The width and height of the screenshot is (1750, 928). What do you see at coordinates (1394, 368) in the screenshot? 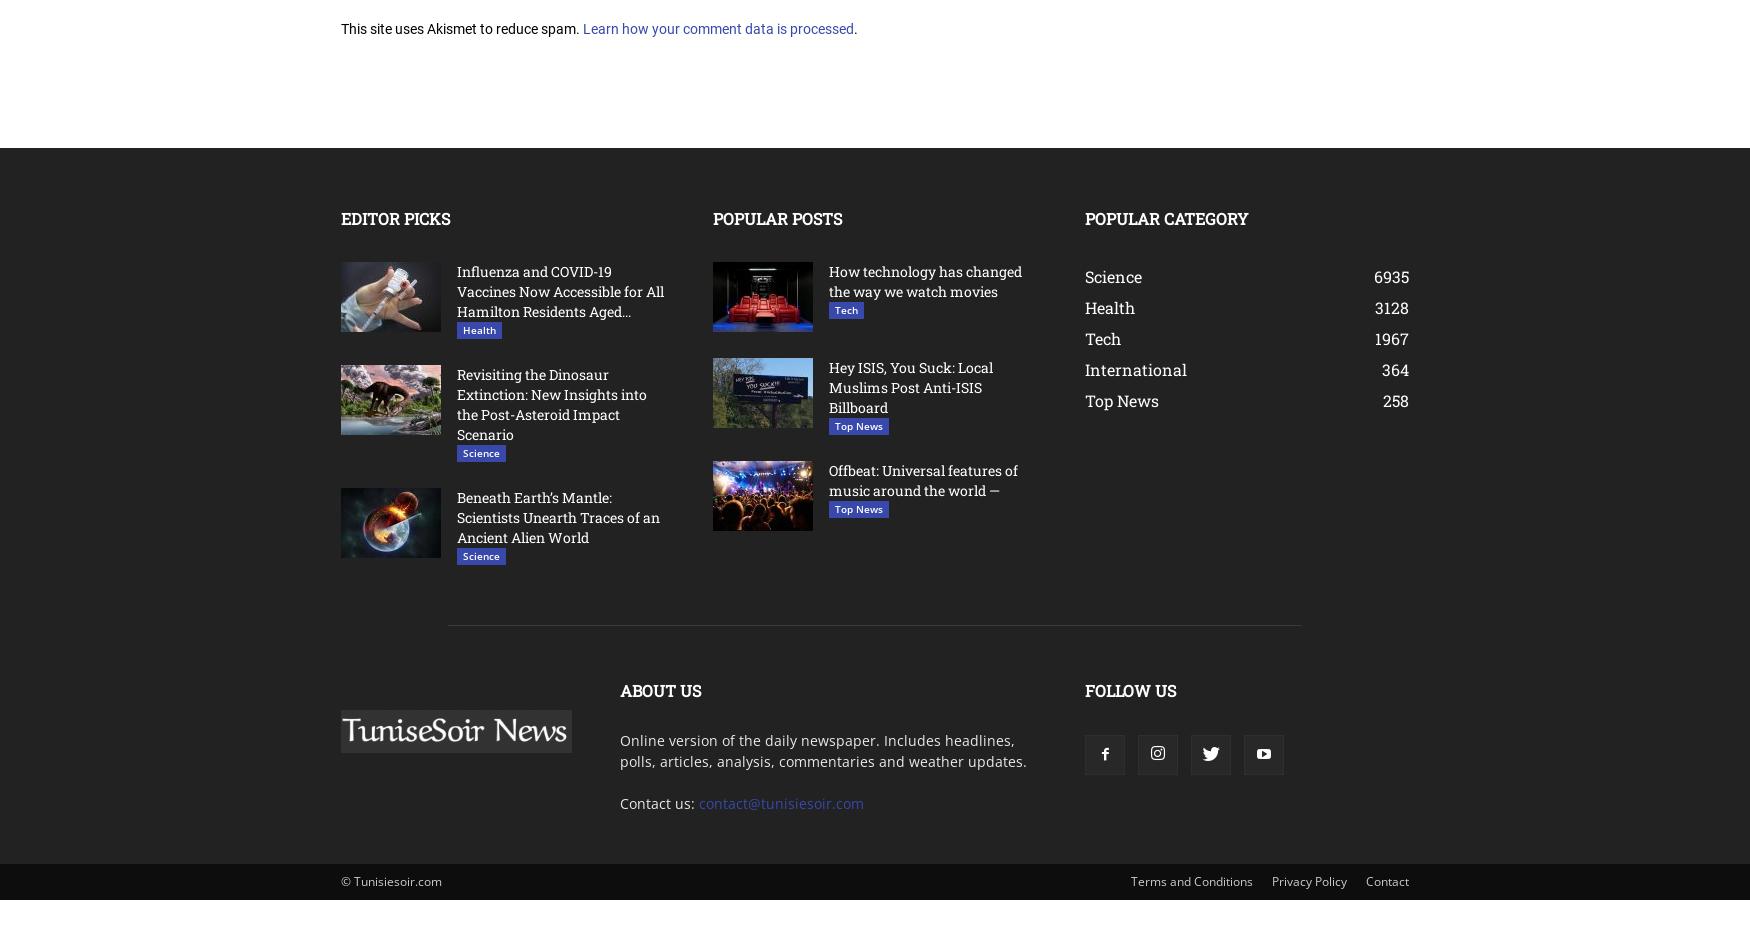
I see `'364'` at bounding box center [1394, 368].